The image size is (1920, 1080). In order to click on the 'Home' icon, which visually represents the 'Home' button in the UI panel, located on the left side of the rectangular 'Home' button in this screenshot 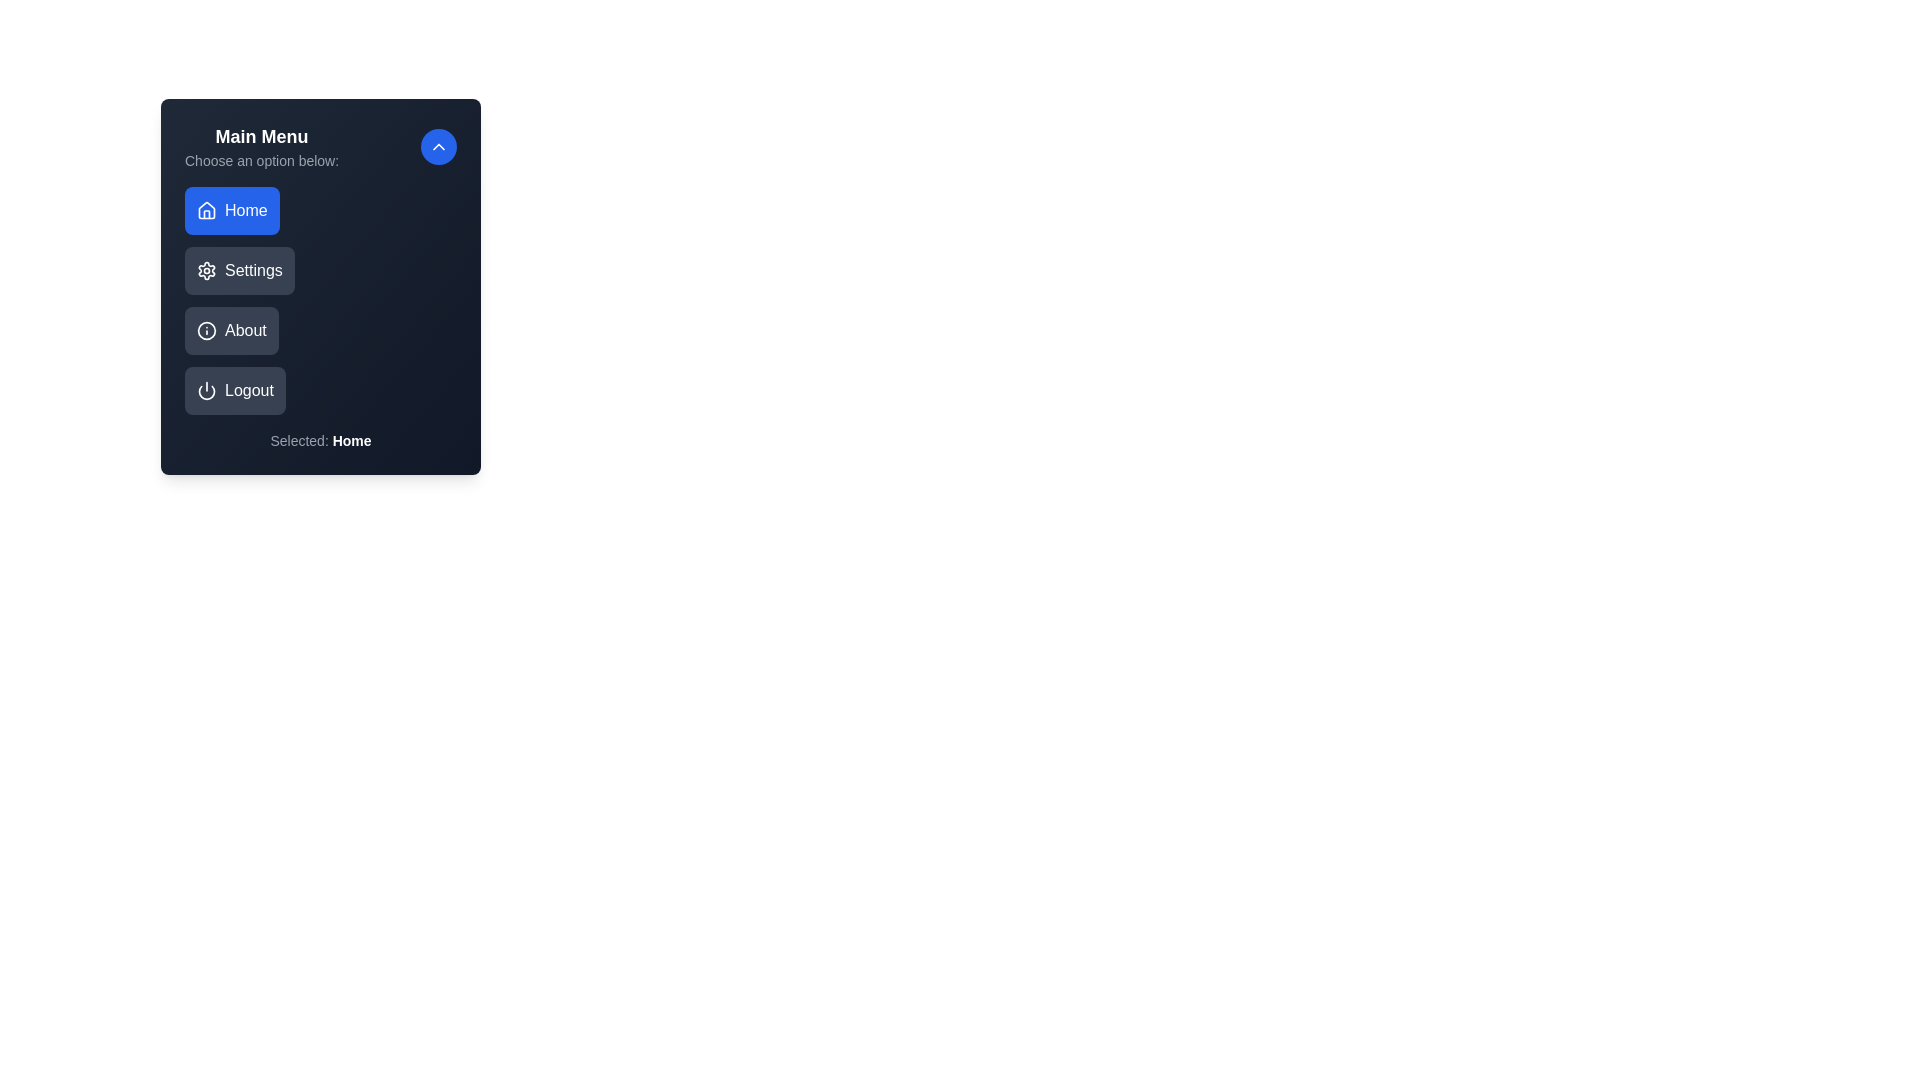, I will do `click(206, 209)`.